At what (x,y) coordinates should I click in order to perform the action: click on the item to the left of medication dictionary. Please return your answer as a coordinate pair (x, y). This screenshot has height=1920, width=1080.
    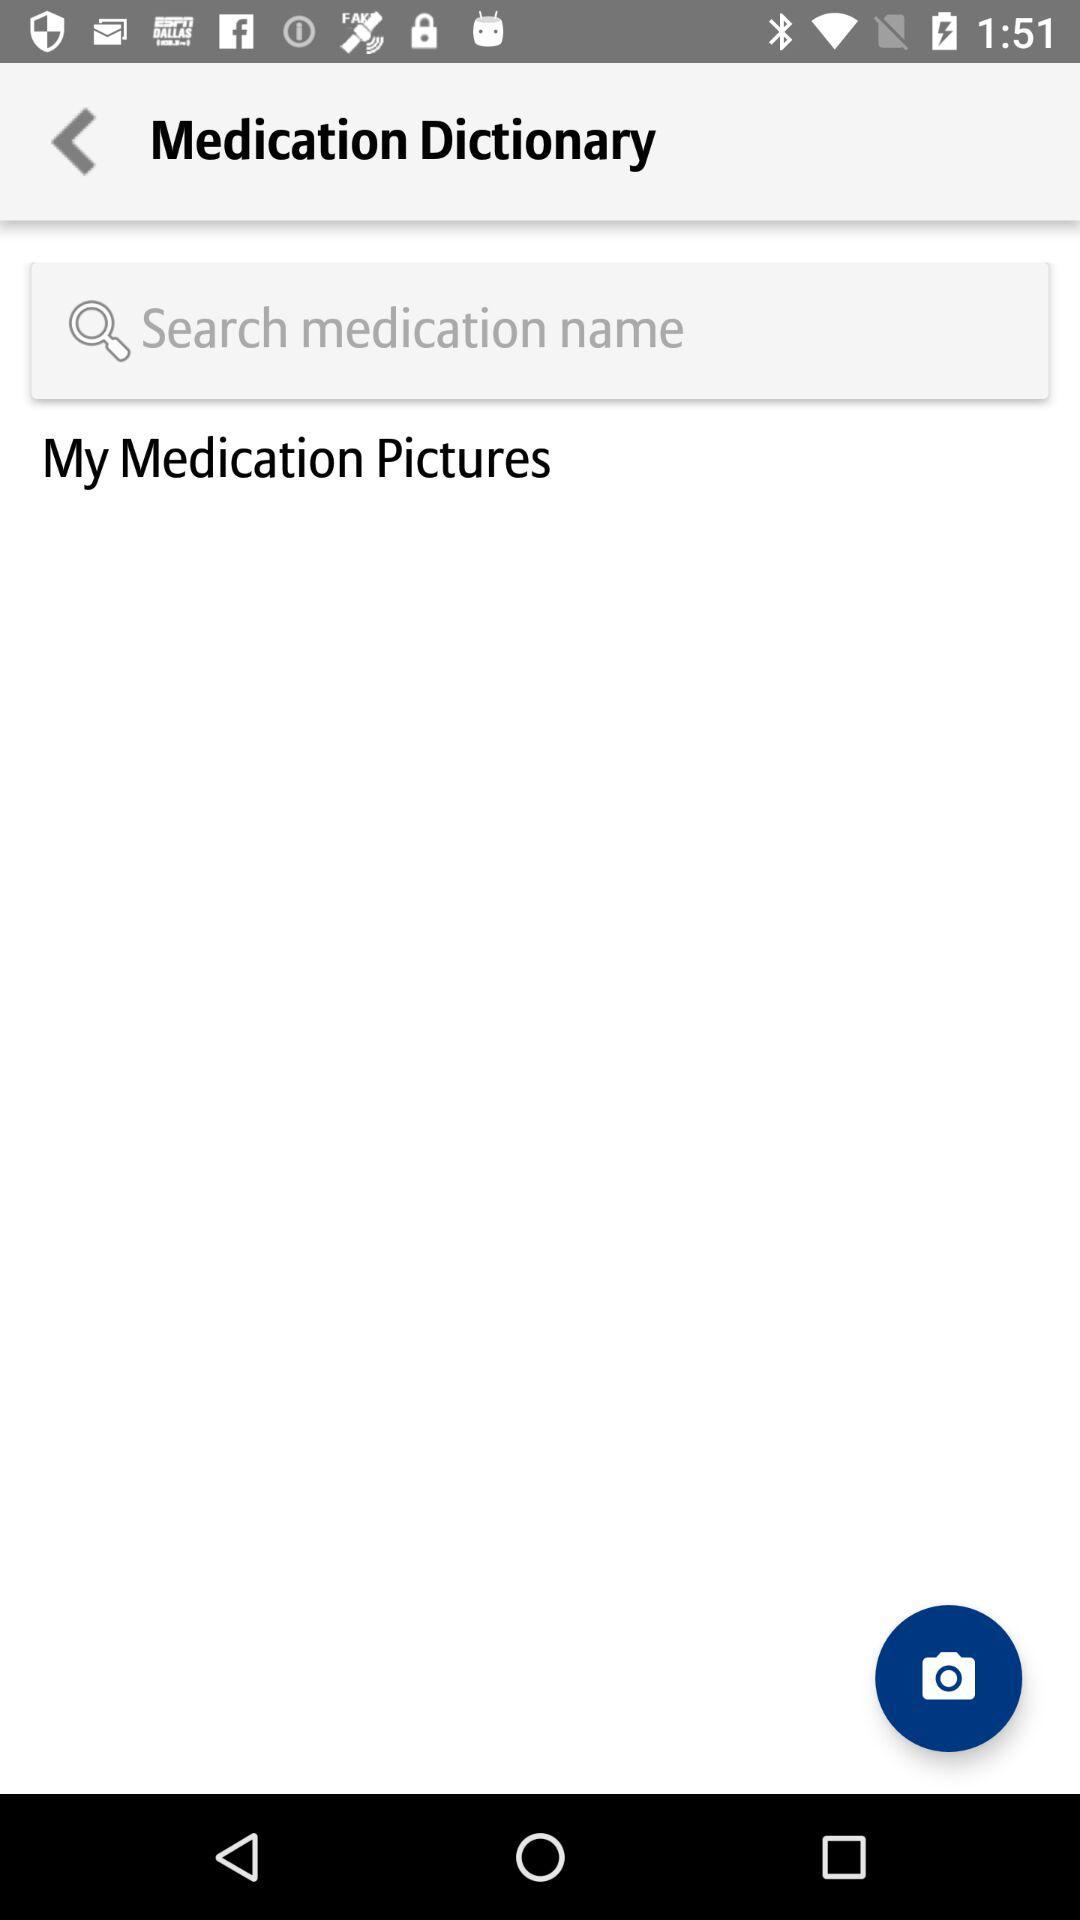
    Looking at the image, I should click on (73, 140).